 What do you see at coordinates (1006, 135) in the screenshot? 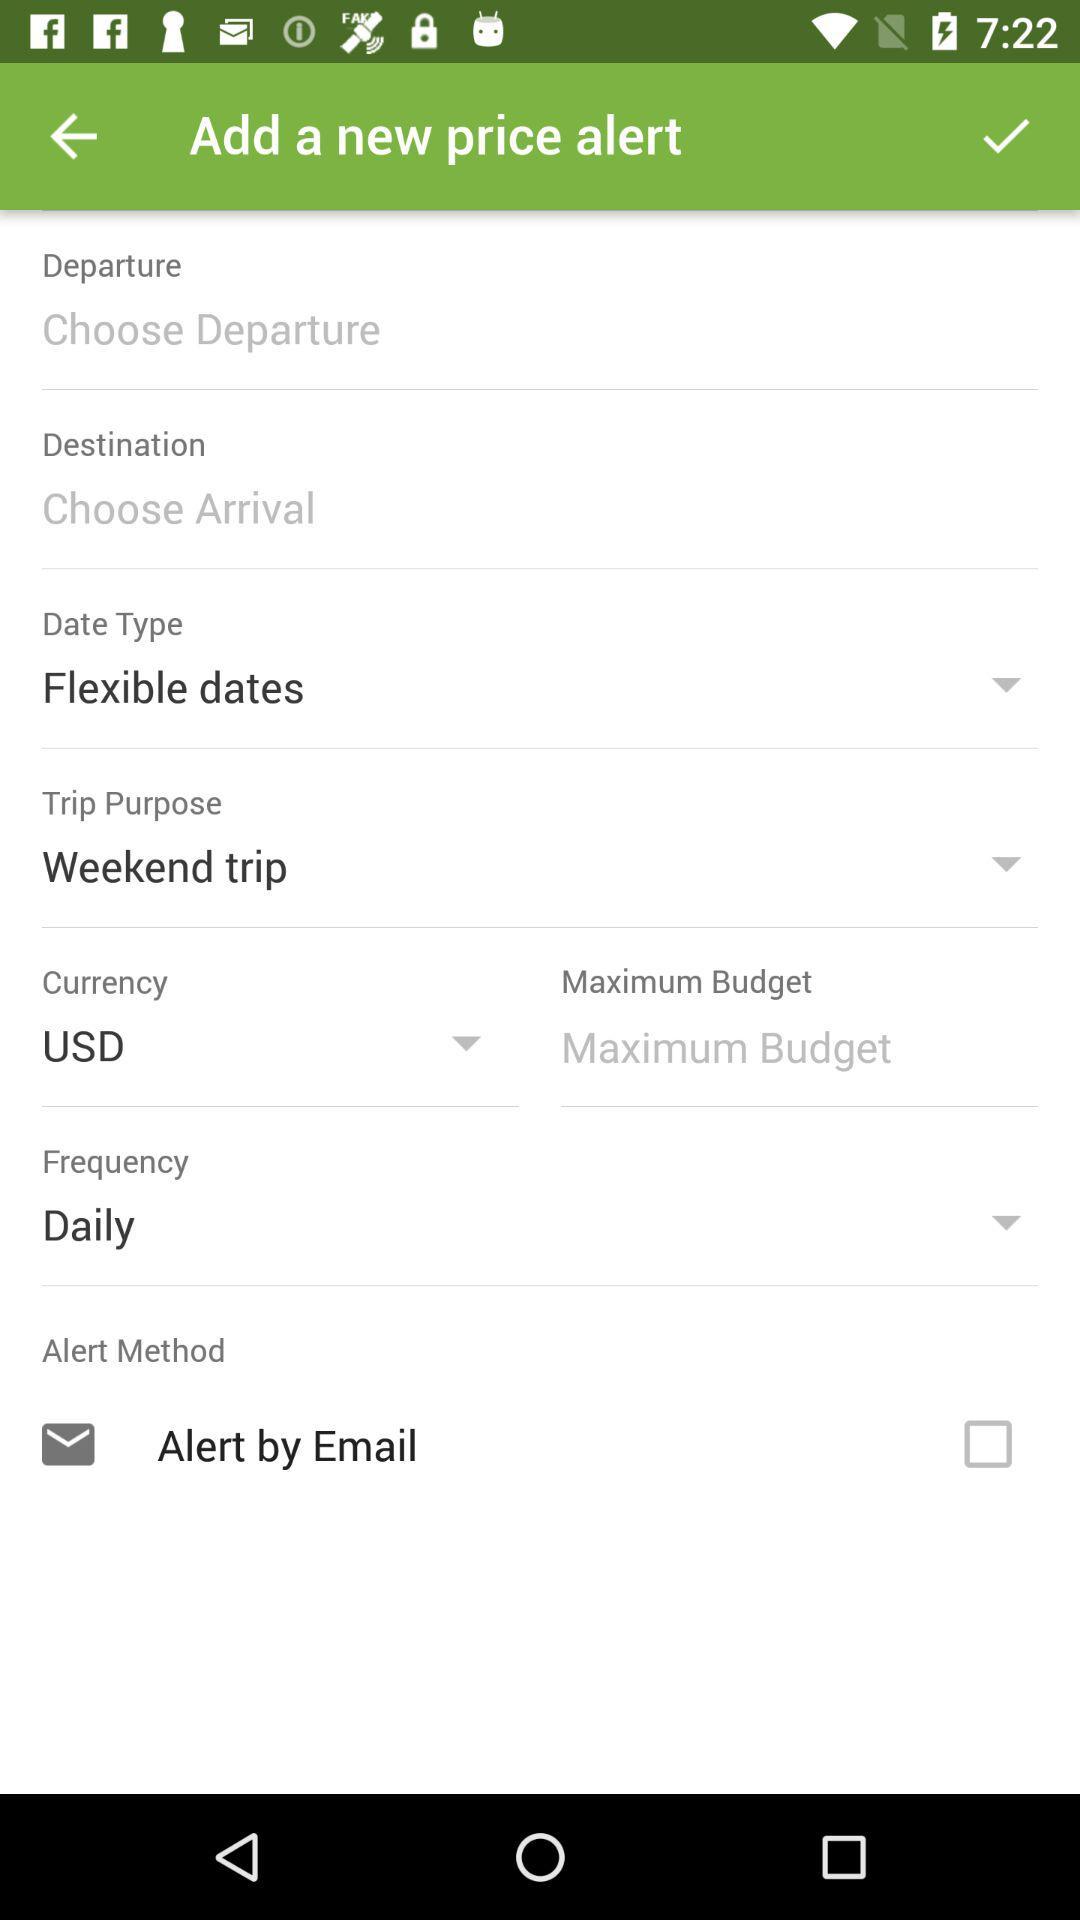
I see `the check icon` at bounding box center [1006, 135].